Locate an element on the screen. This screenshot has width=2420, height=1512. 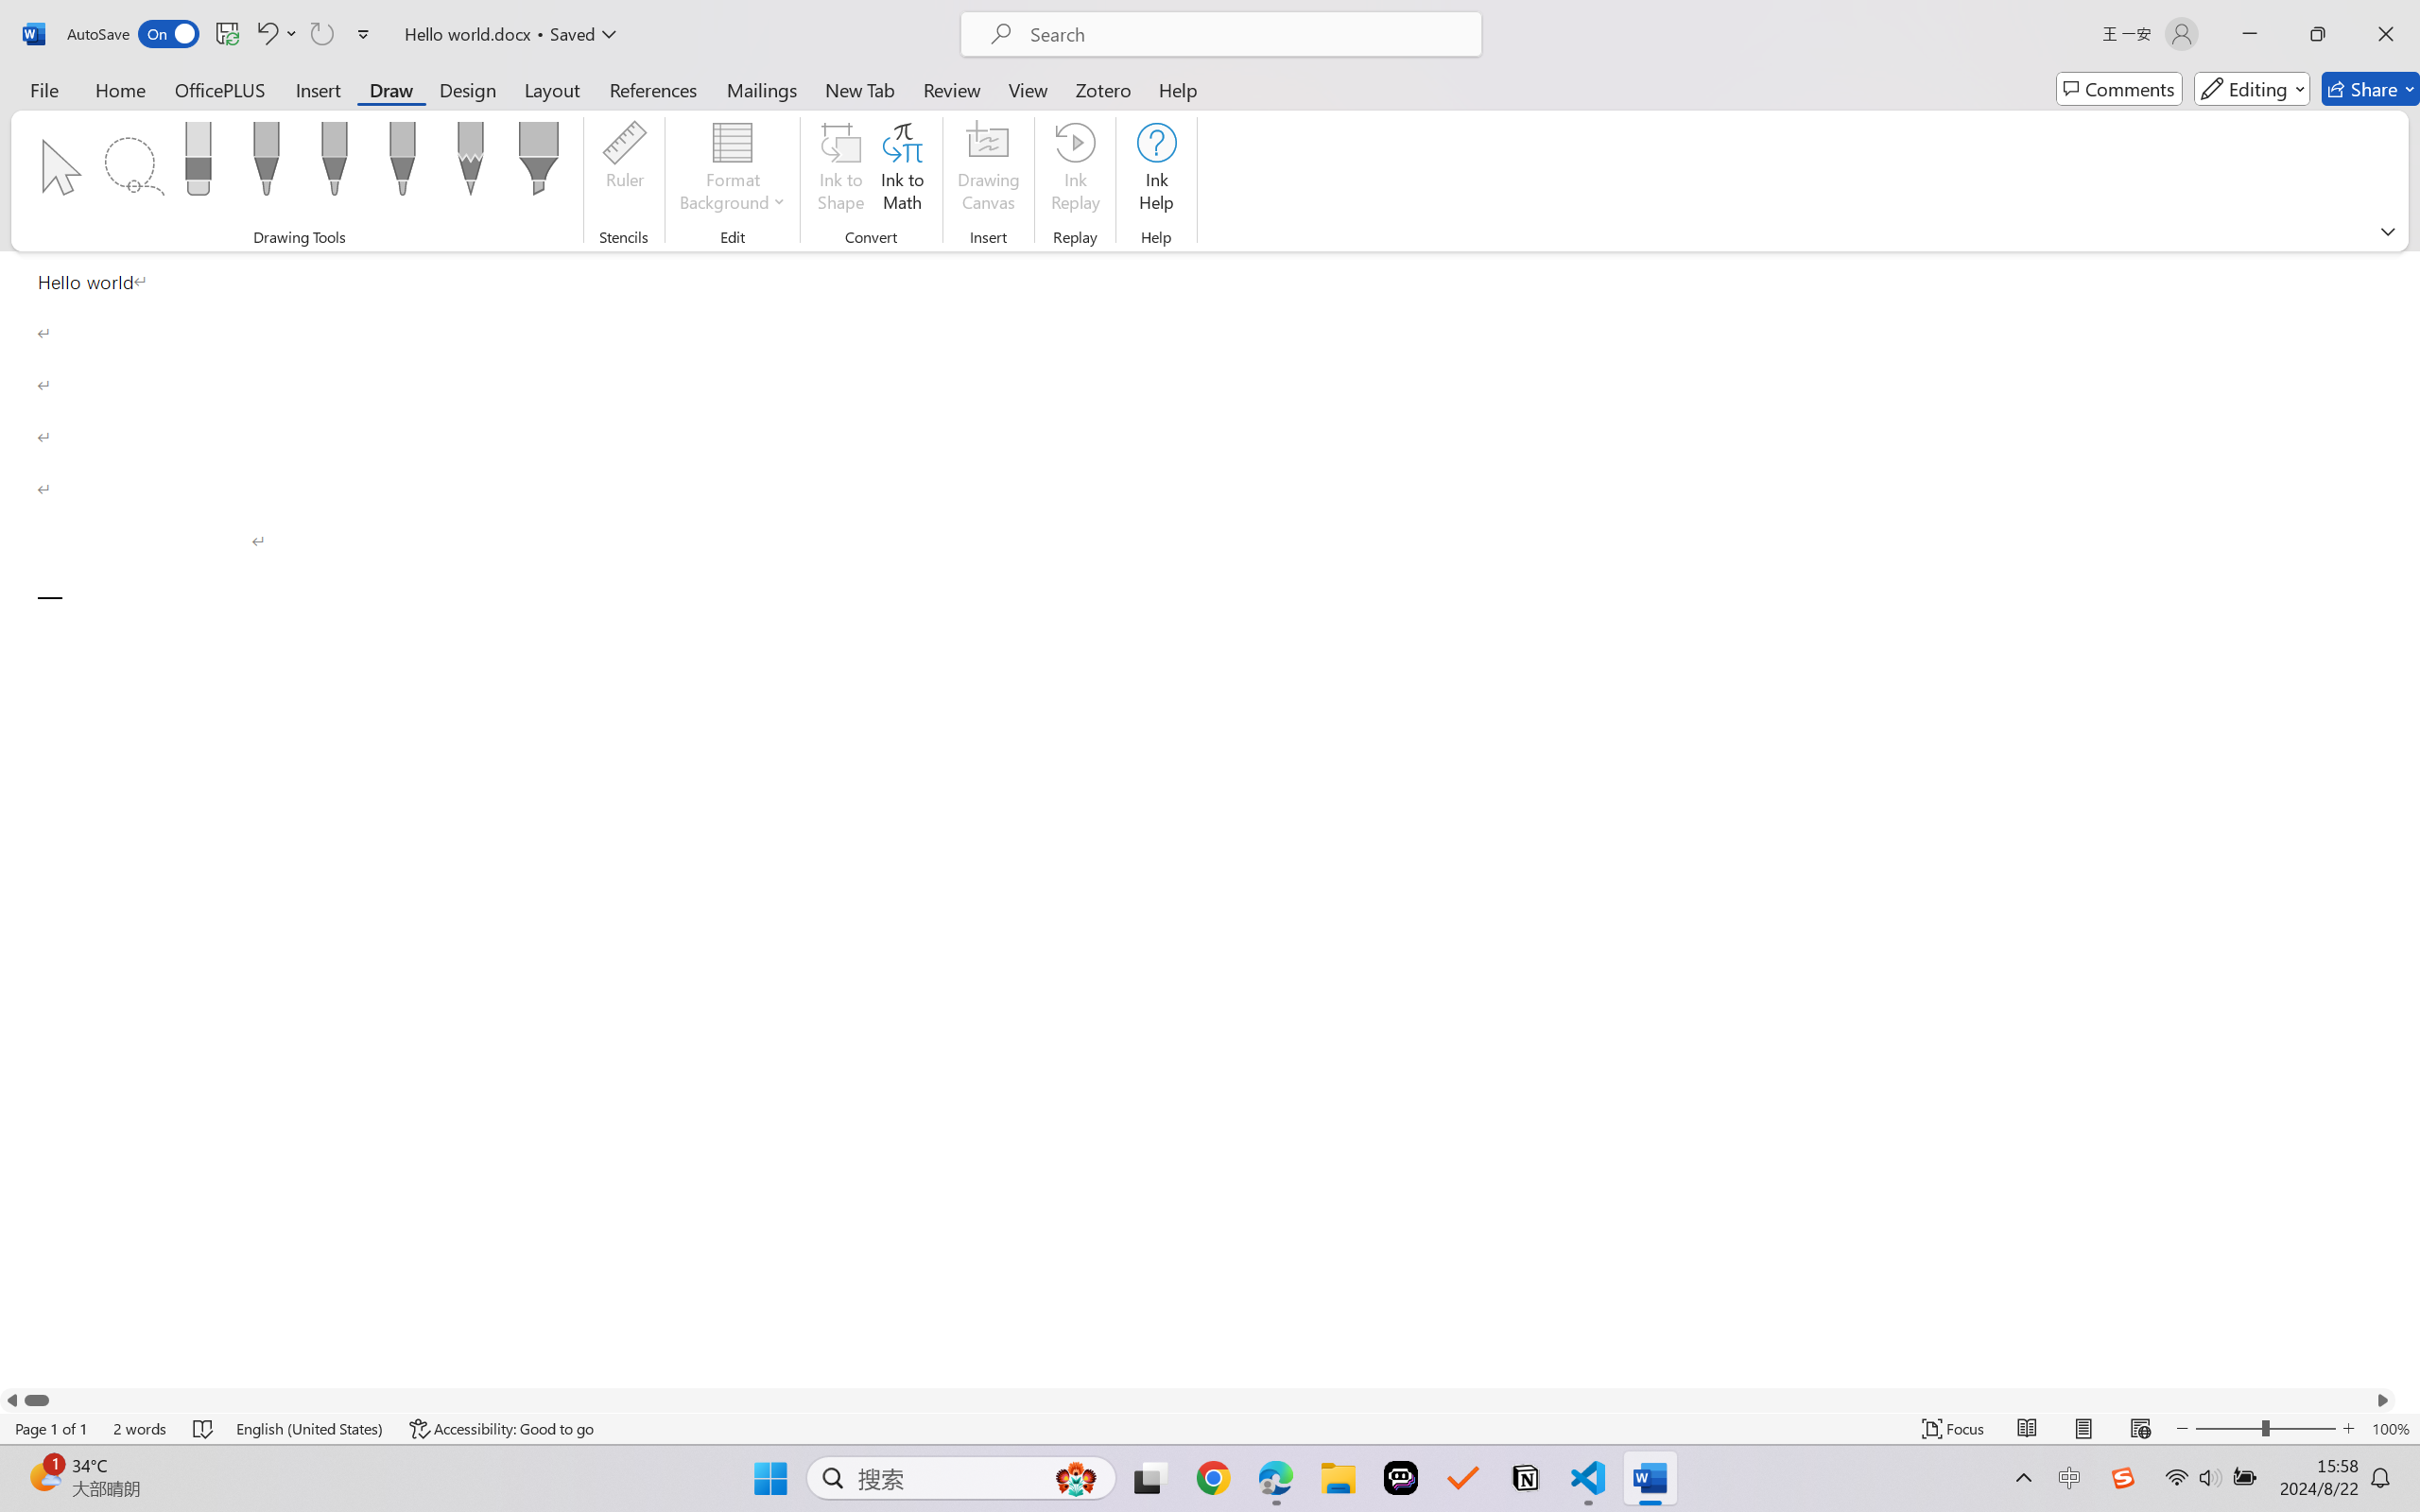
'Close' is located at coordinates (2385, 33).